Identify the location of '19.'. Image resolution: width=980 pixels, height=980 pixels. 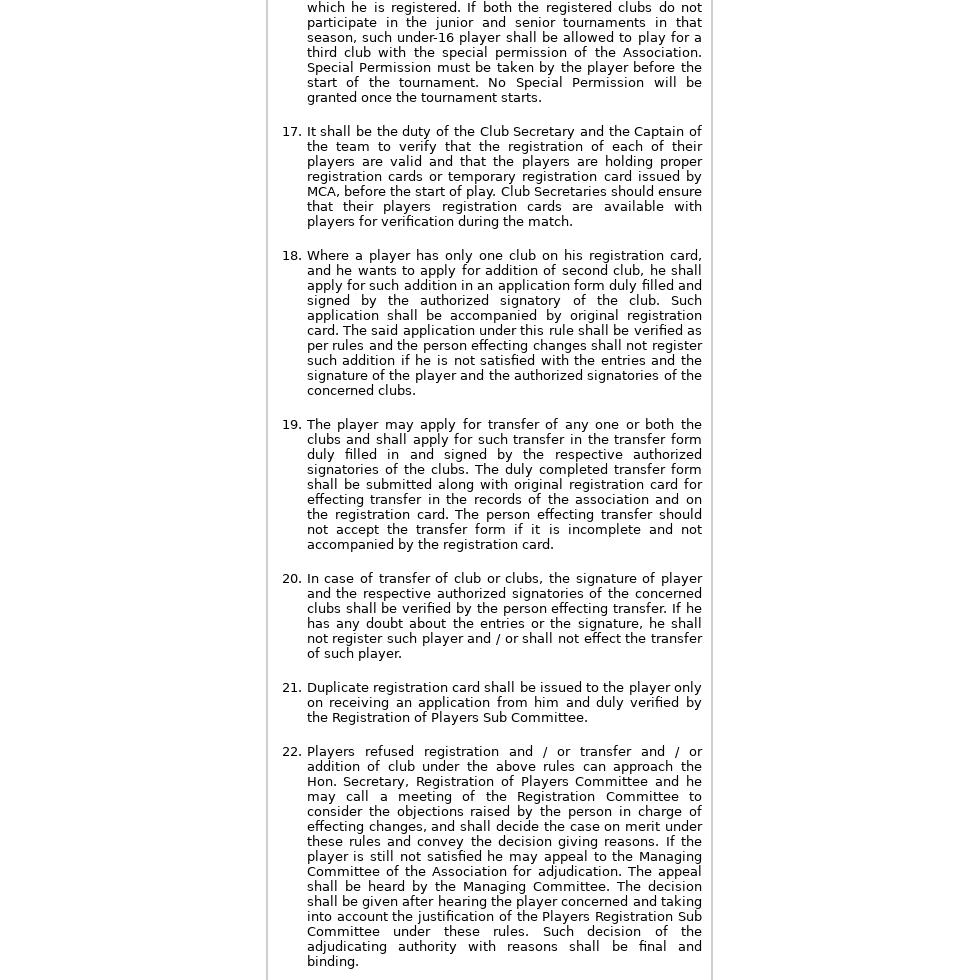
(290, 424).